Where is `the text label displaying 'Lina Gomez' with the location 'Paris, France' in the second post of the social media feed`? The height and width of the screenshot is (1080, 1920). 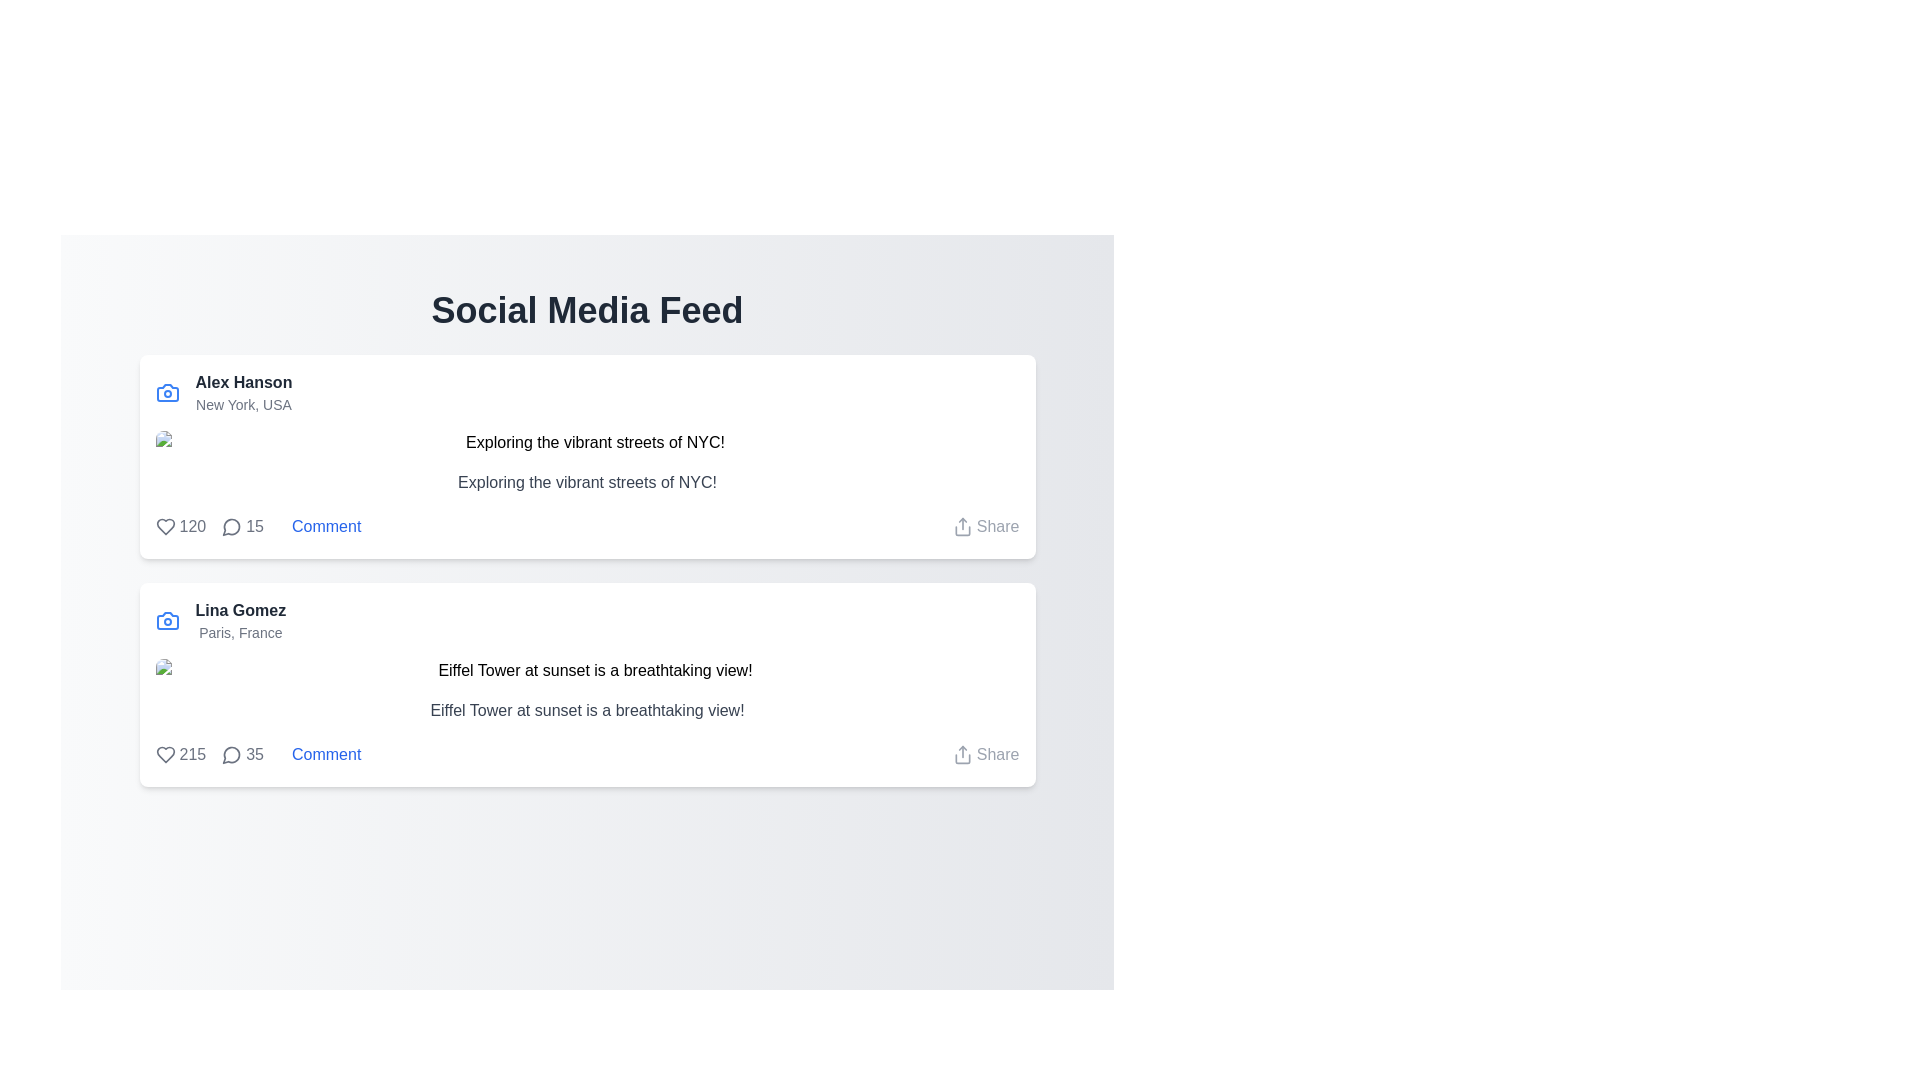
the text label displaying 'Lina Gomez' with the location 'Paris, France' in the second post of the social media feed is located at coordinates (240, 620).